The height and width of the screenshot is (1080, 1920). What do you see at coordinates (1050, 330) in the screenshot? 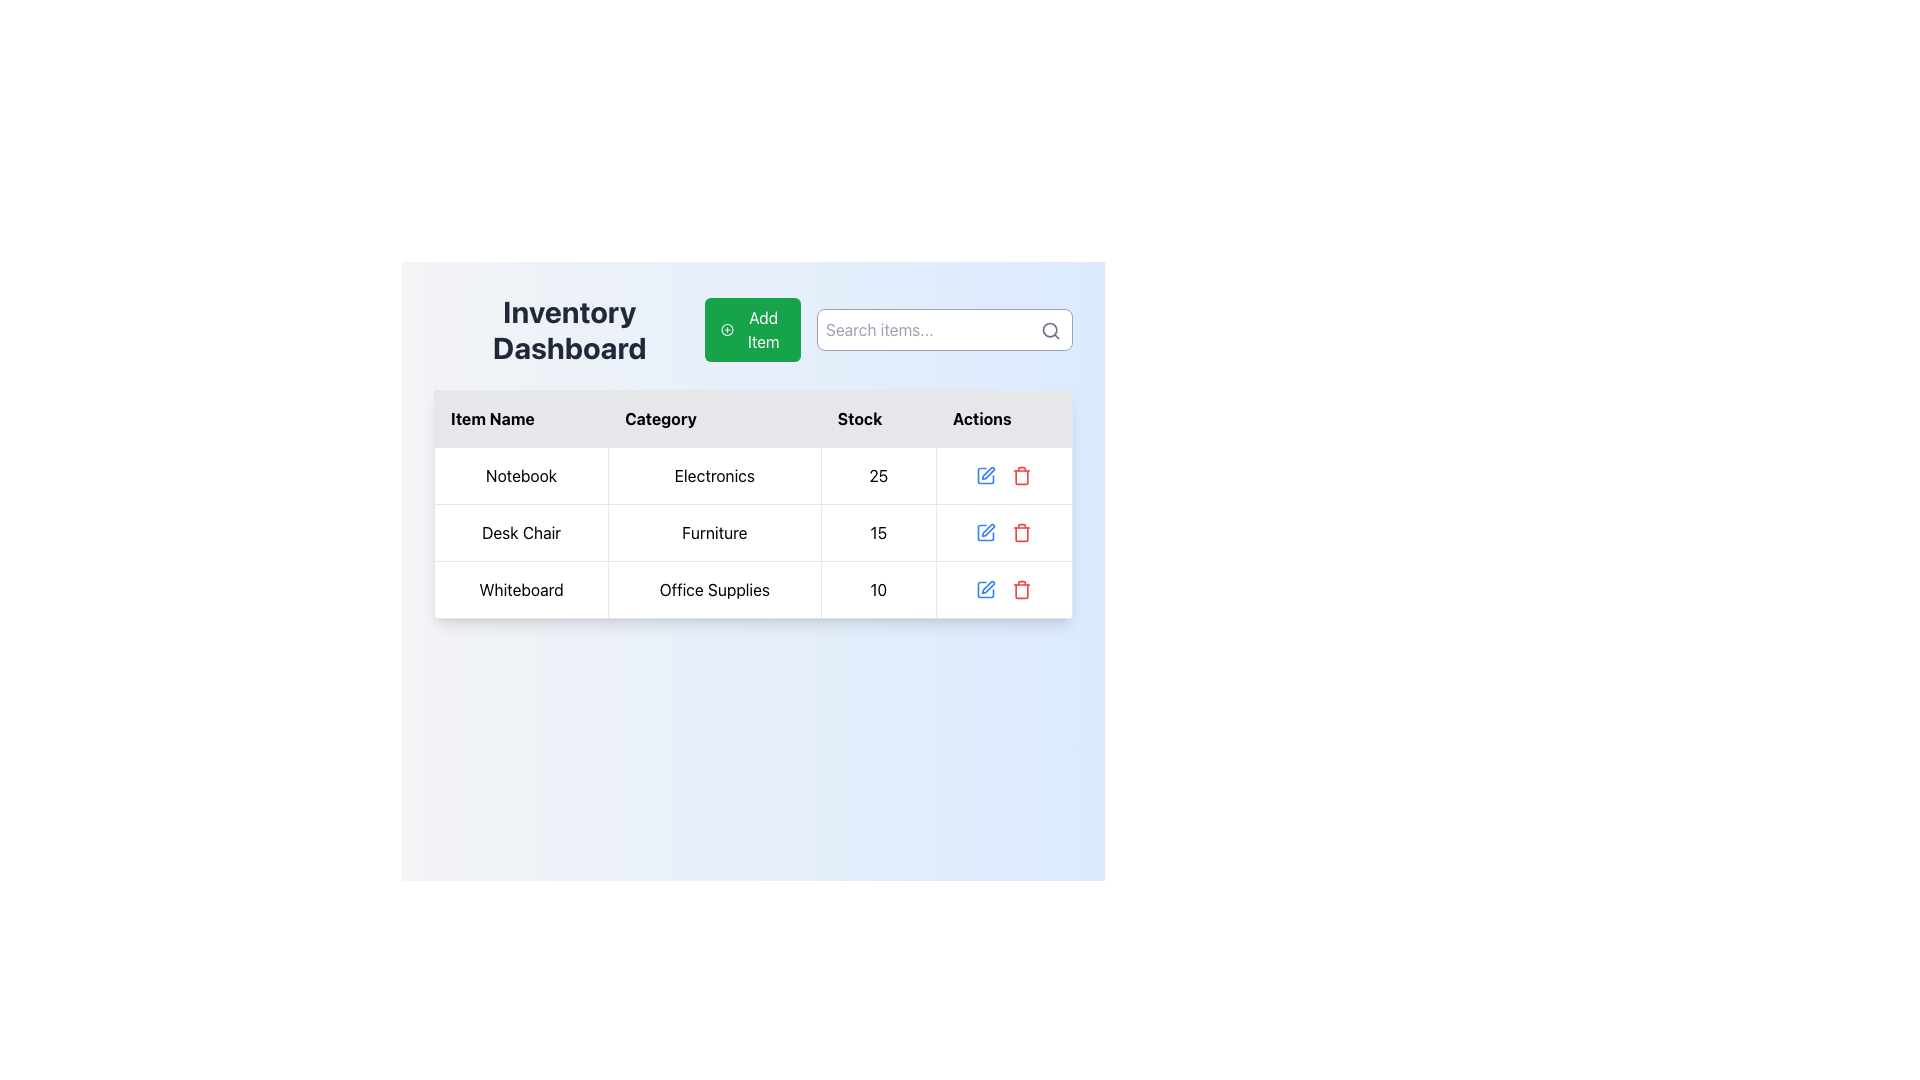
I see `the search icon, which is a small gray magnifying glass symbol located at the far right inside the search input field labeled 'Search items...'` at bounding box center [1050, 330].